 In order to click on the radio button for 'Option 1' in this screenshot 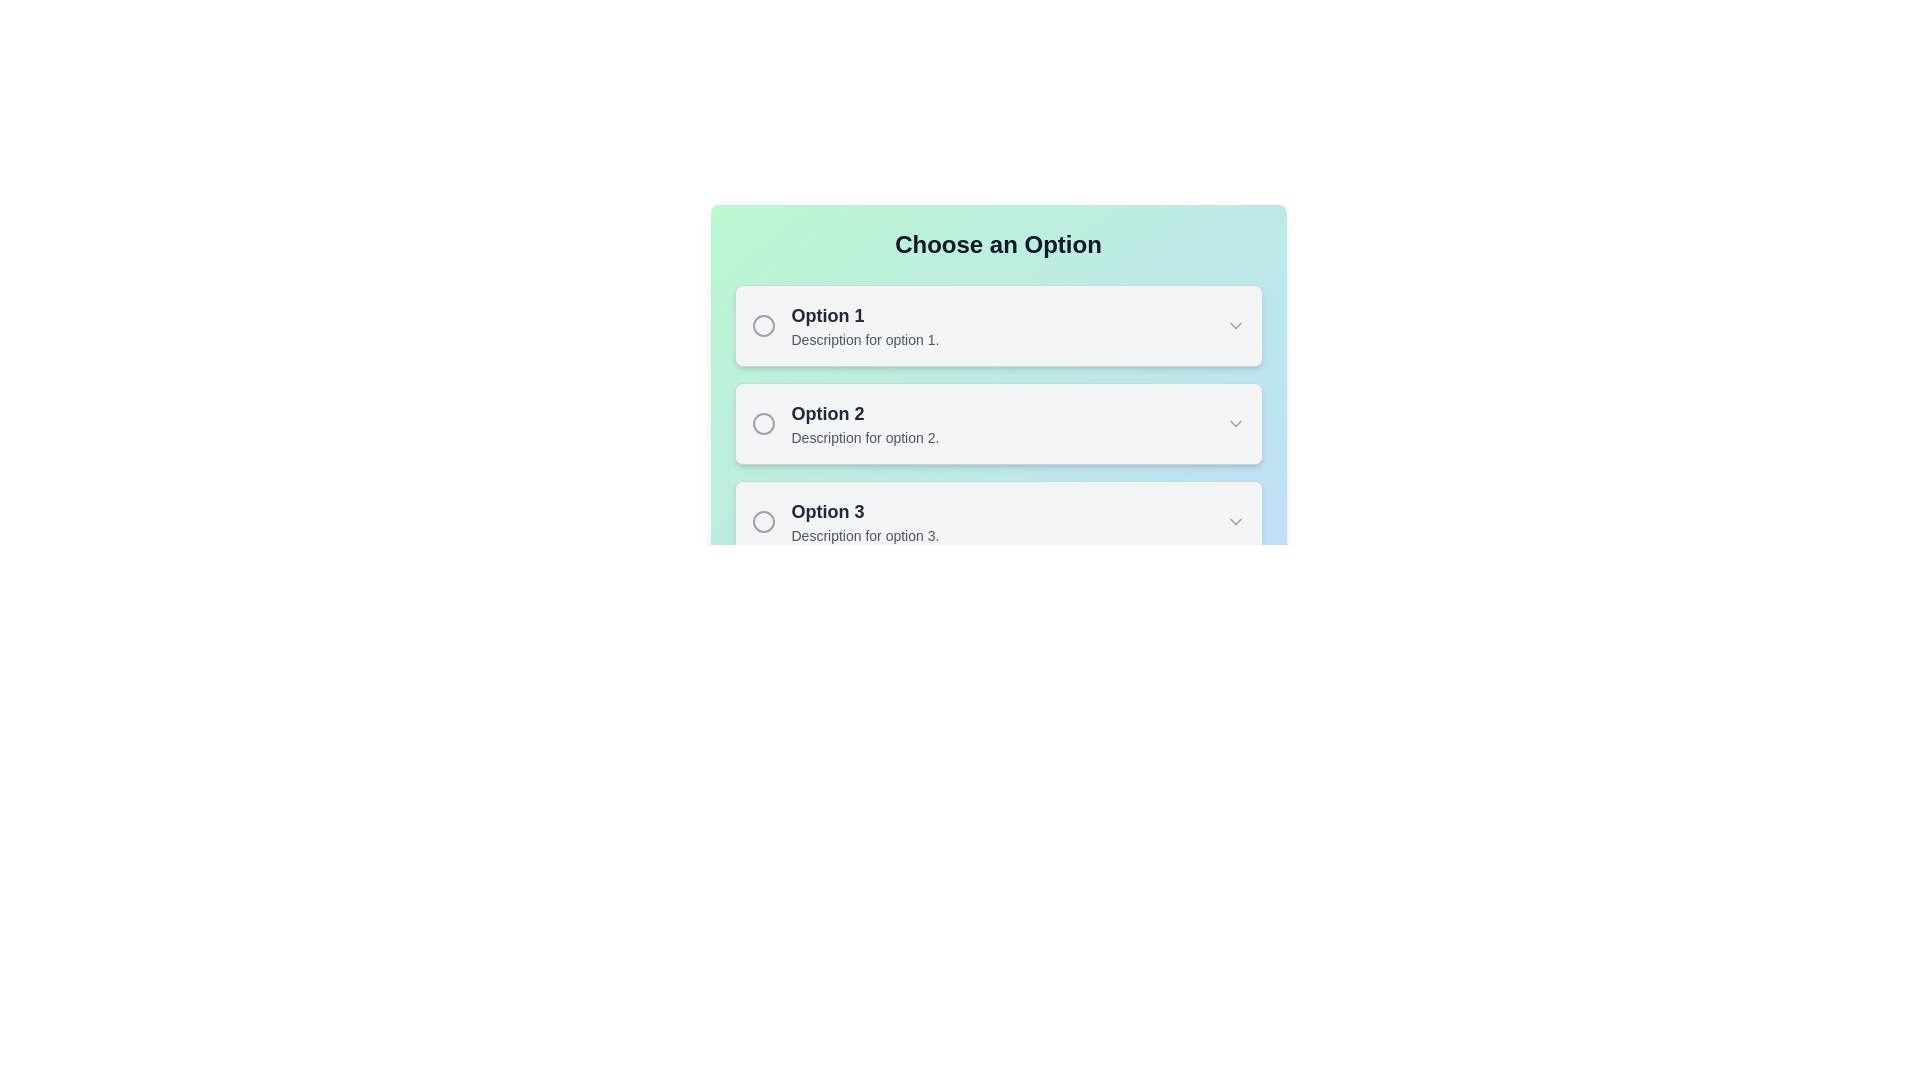, I will do `click(762, 325)`.